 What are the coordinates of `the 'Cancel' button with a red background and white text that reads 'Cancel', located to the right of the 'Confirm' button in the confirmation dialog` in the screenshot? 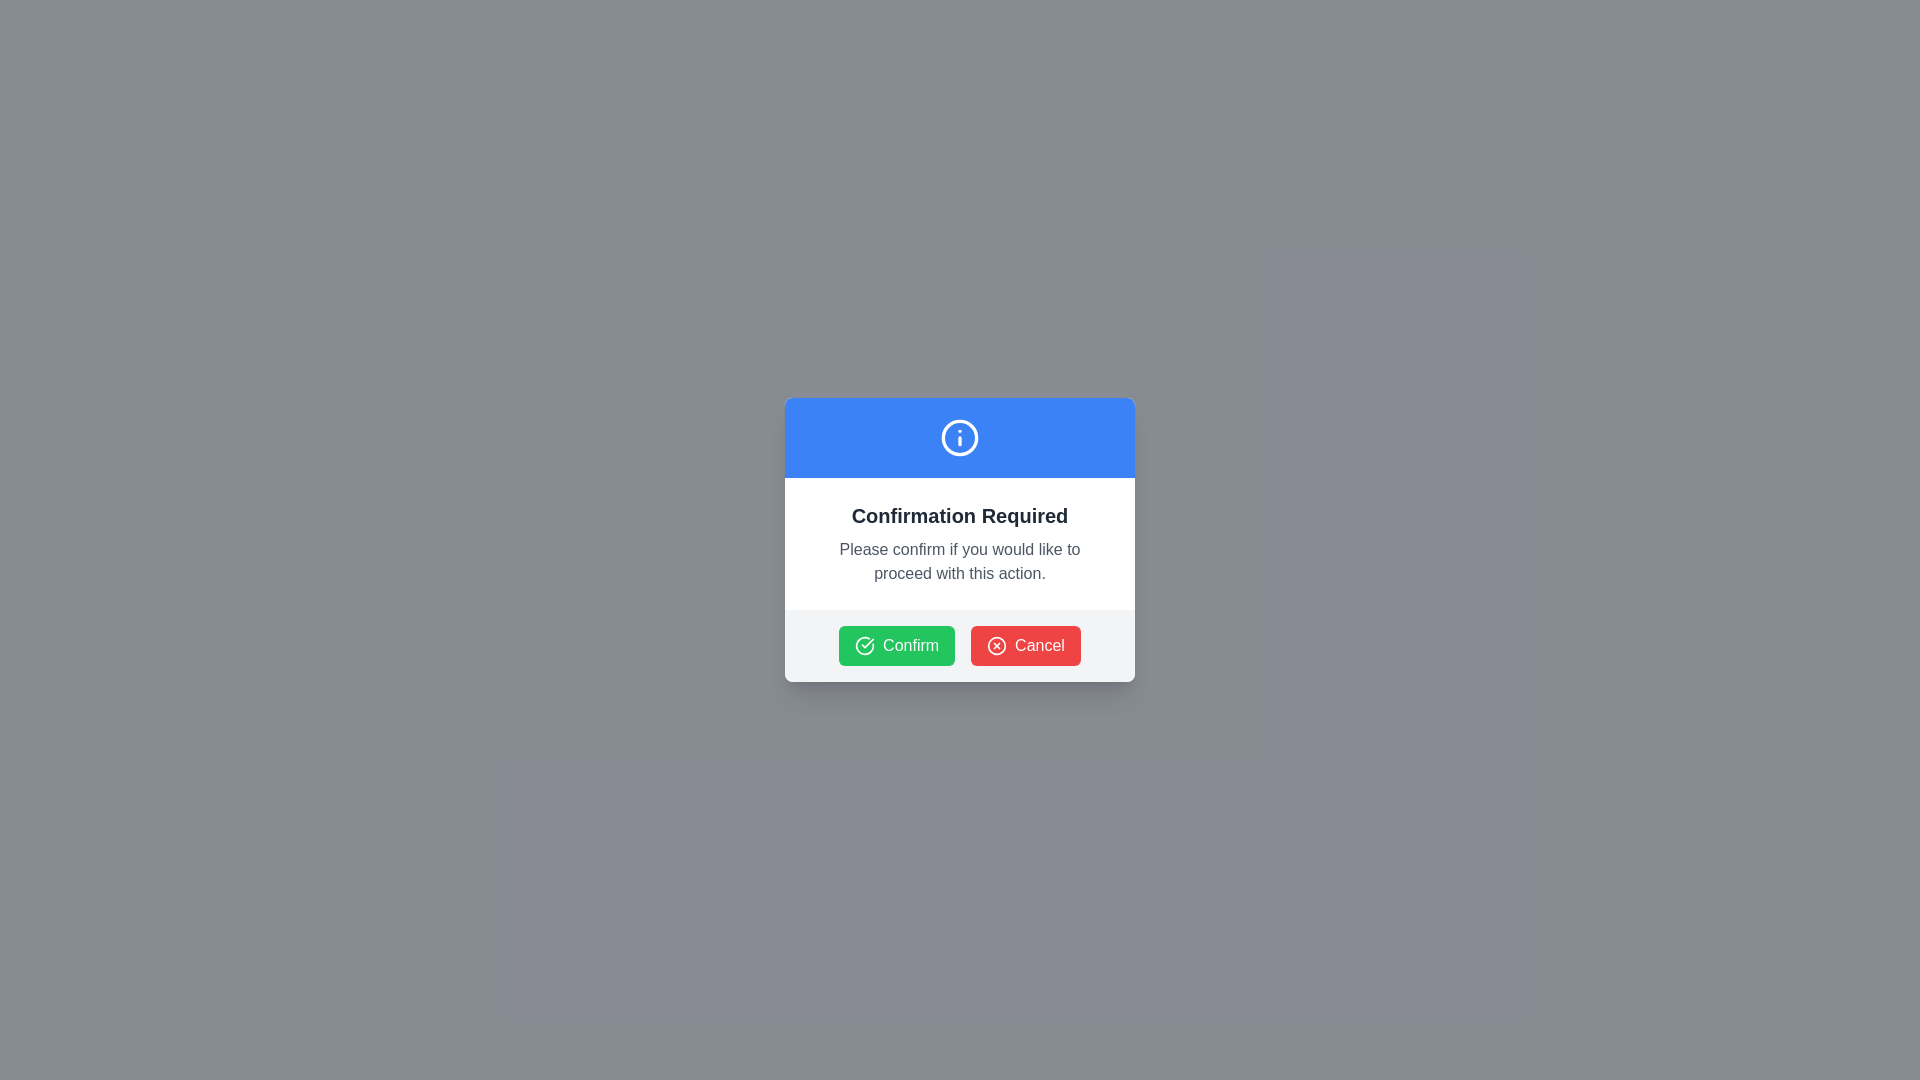 It's located at (1026, 645).